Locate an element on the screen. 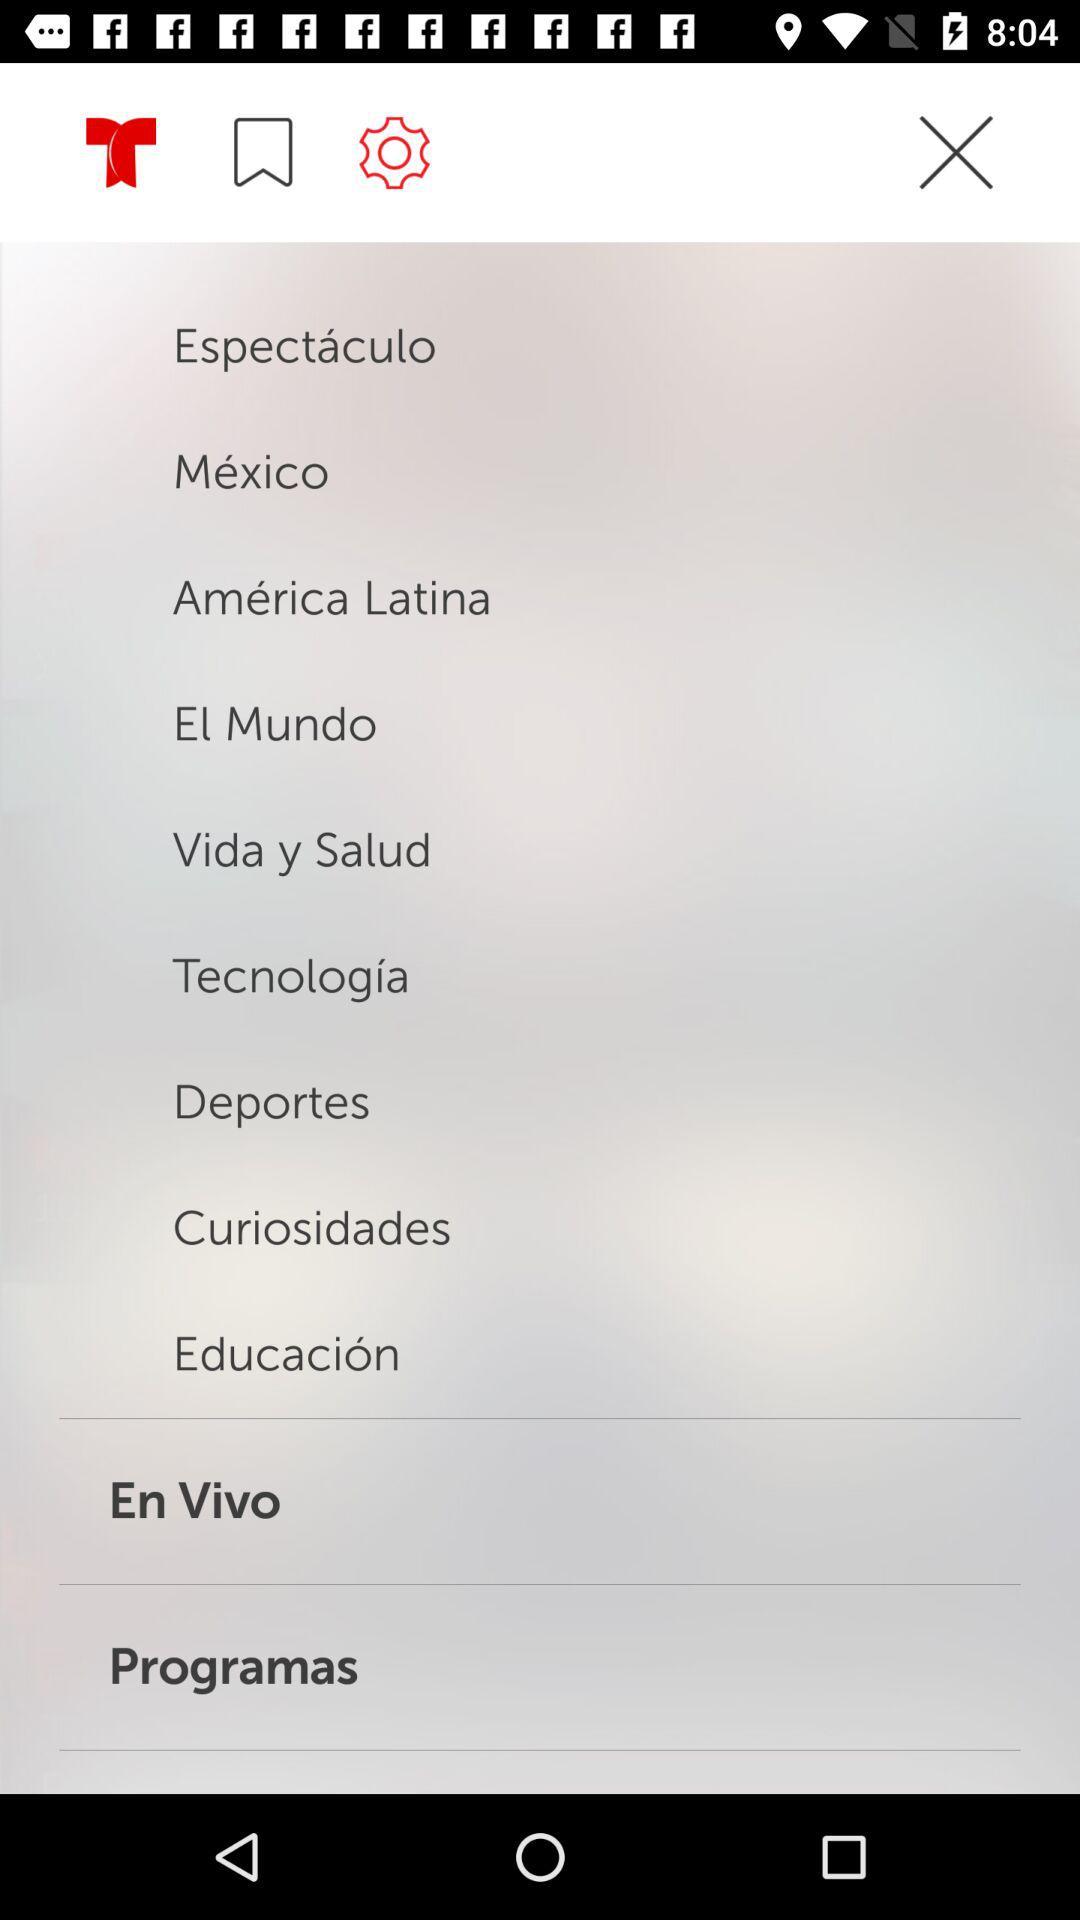  the text below vida y  salud is located at coordinates (408, 1010).